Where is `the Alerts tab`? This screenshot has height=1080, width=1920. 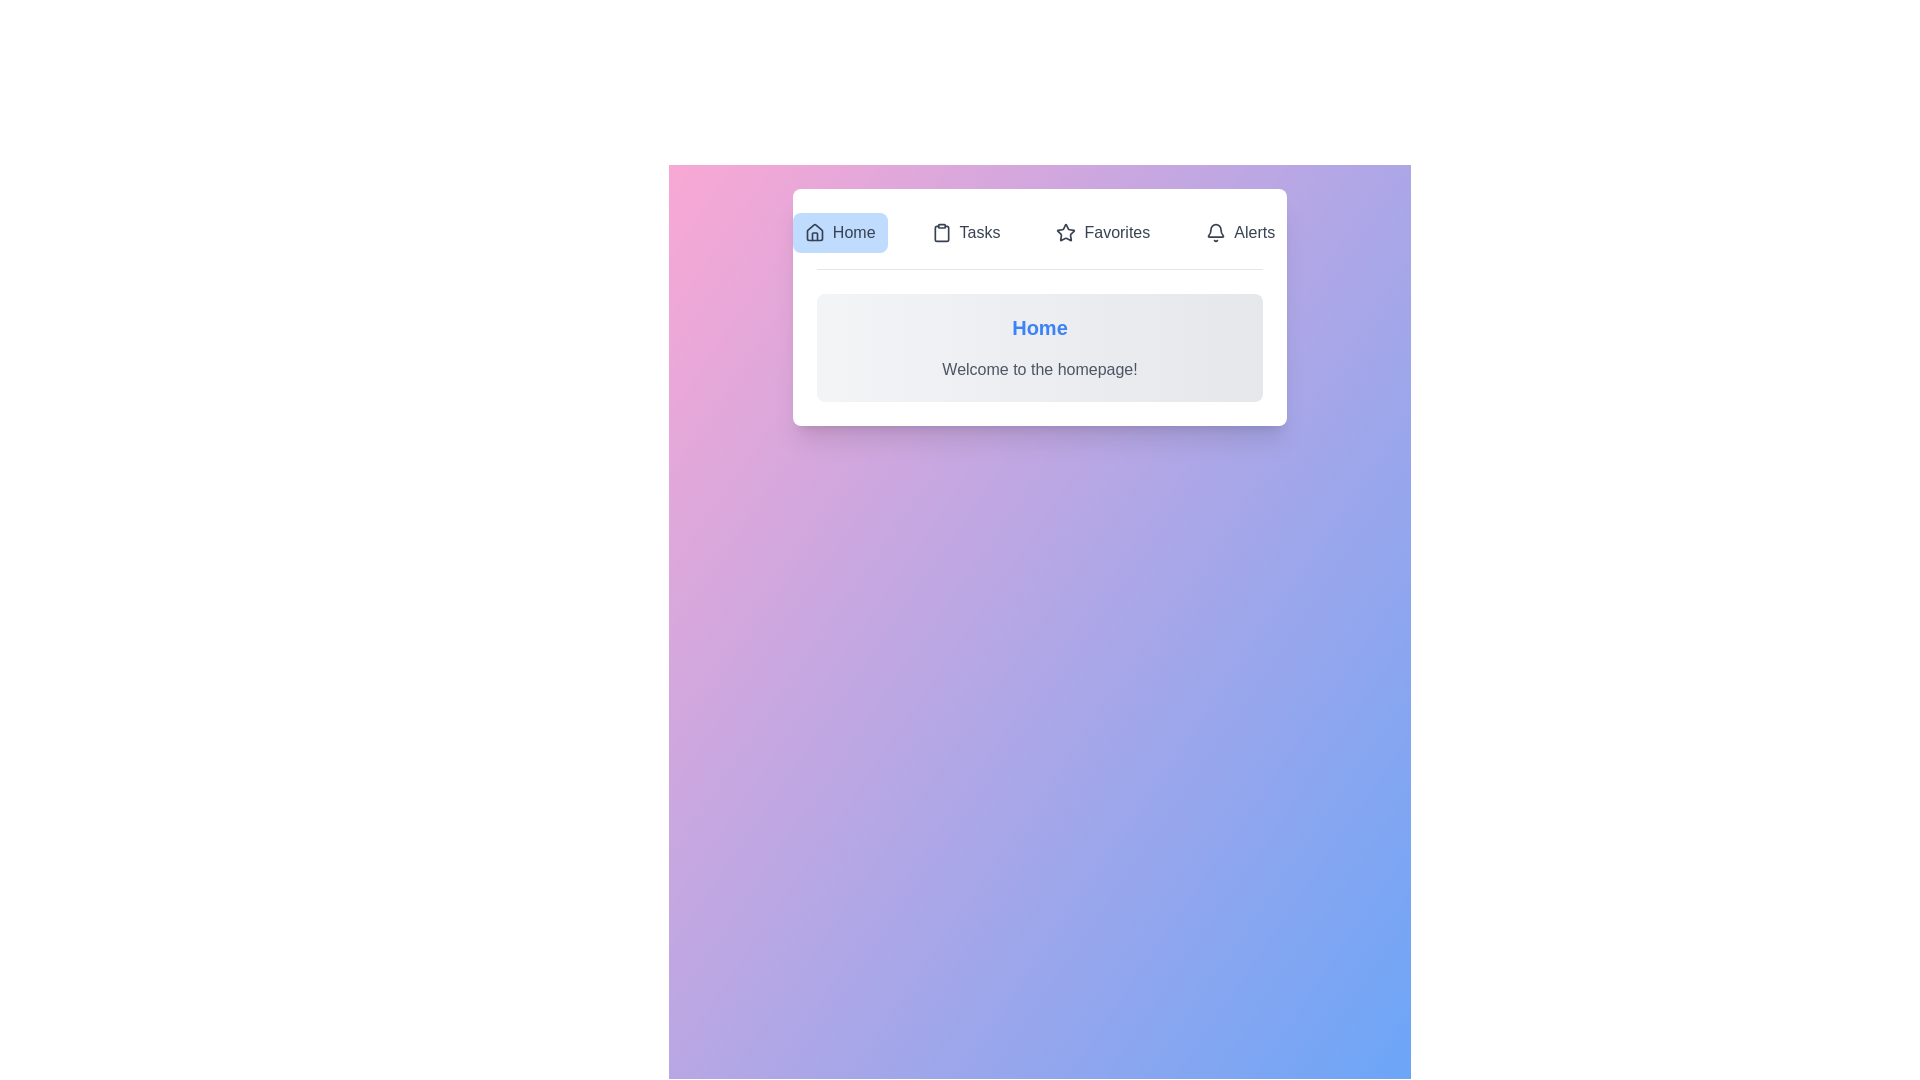
the Alerts tab is located at coordinates (1239, 231).